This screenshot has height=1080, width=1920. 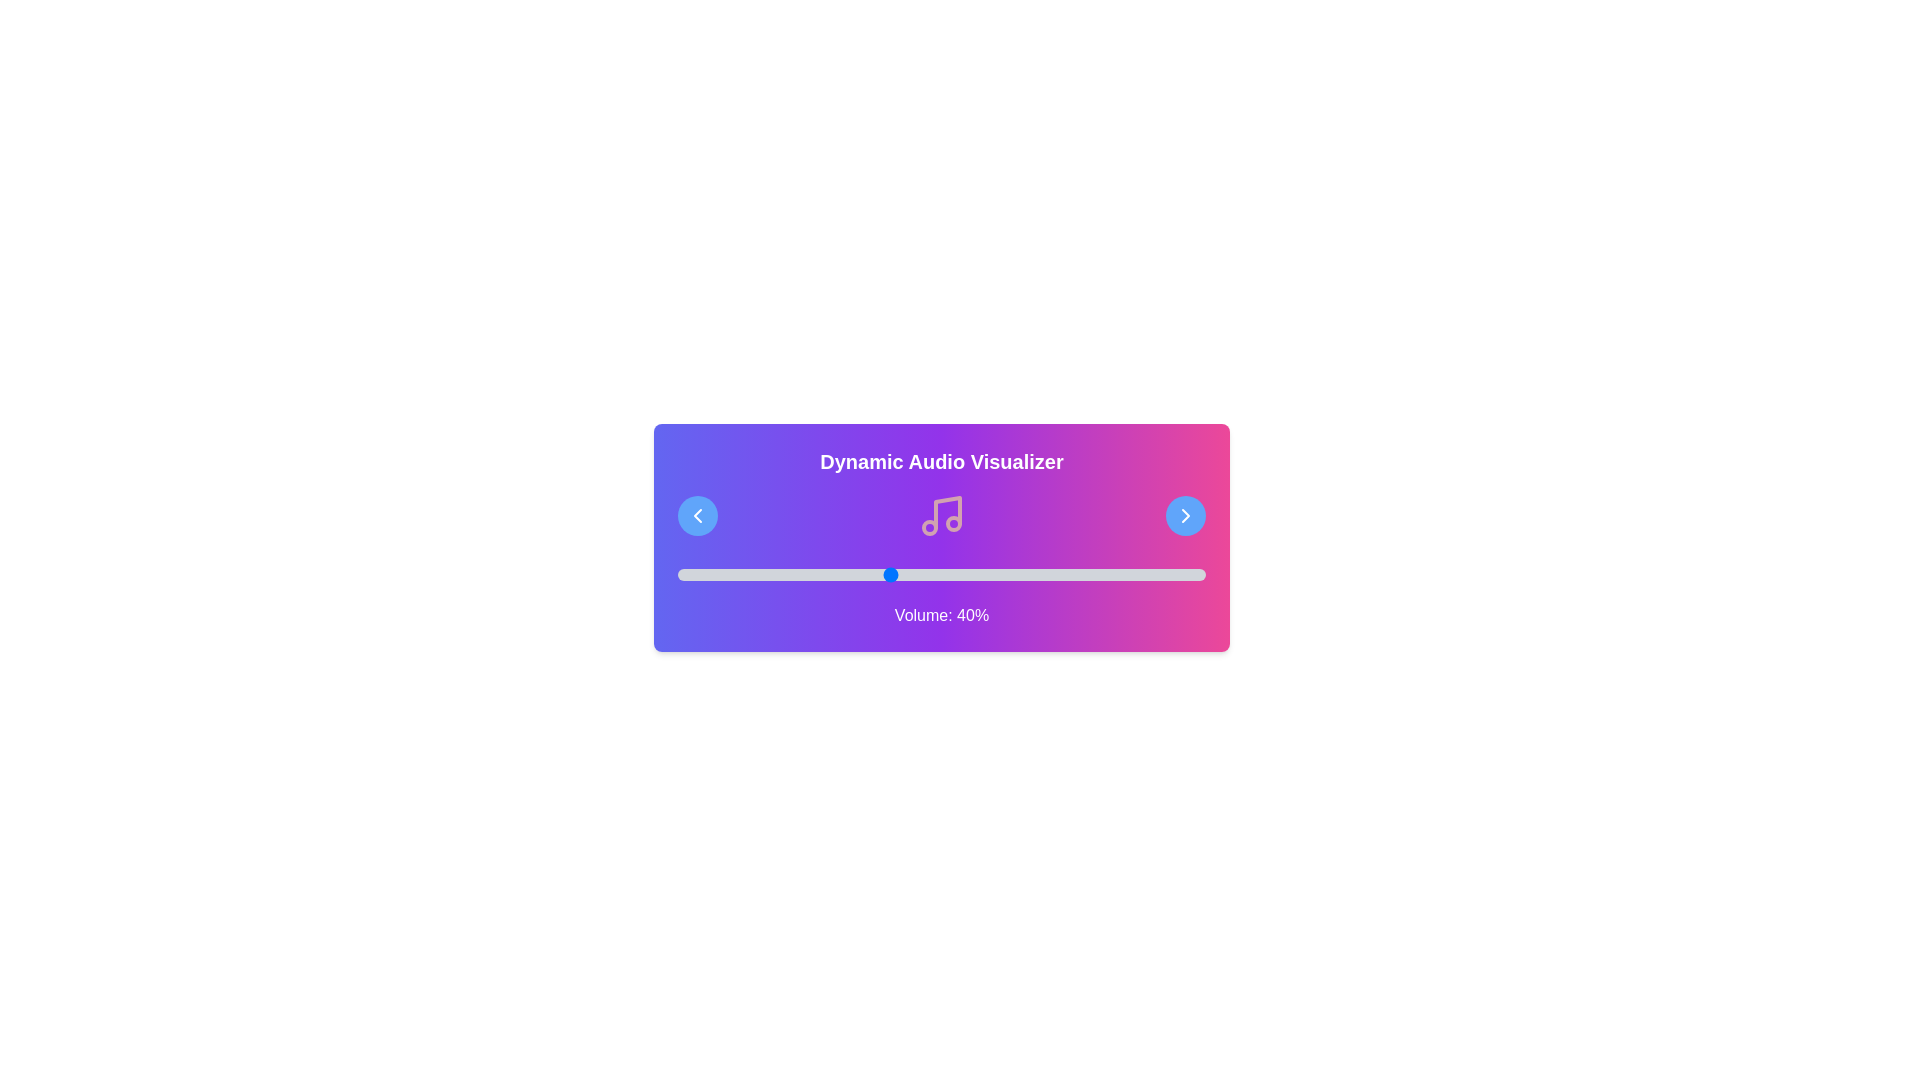 What do you see at coordinates (1036, 574) in the screenshot?
I see `the volume slider to set the volume to 68%` at bounding box center [1036, 574].